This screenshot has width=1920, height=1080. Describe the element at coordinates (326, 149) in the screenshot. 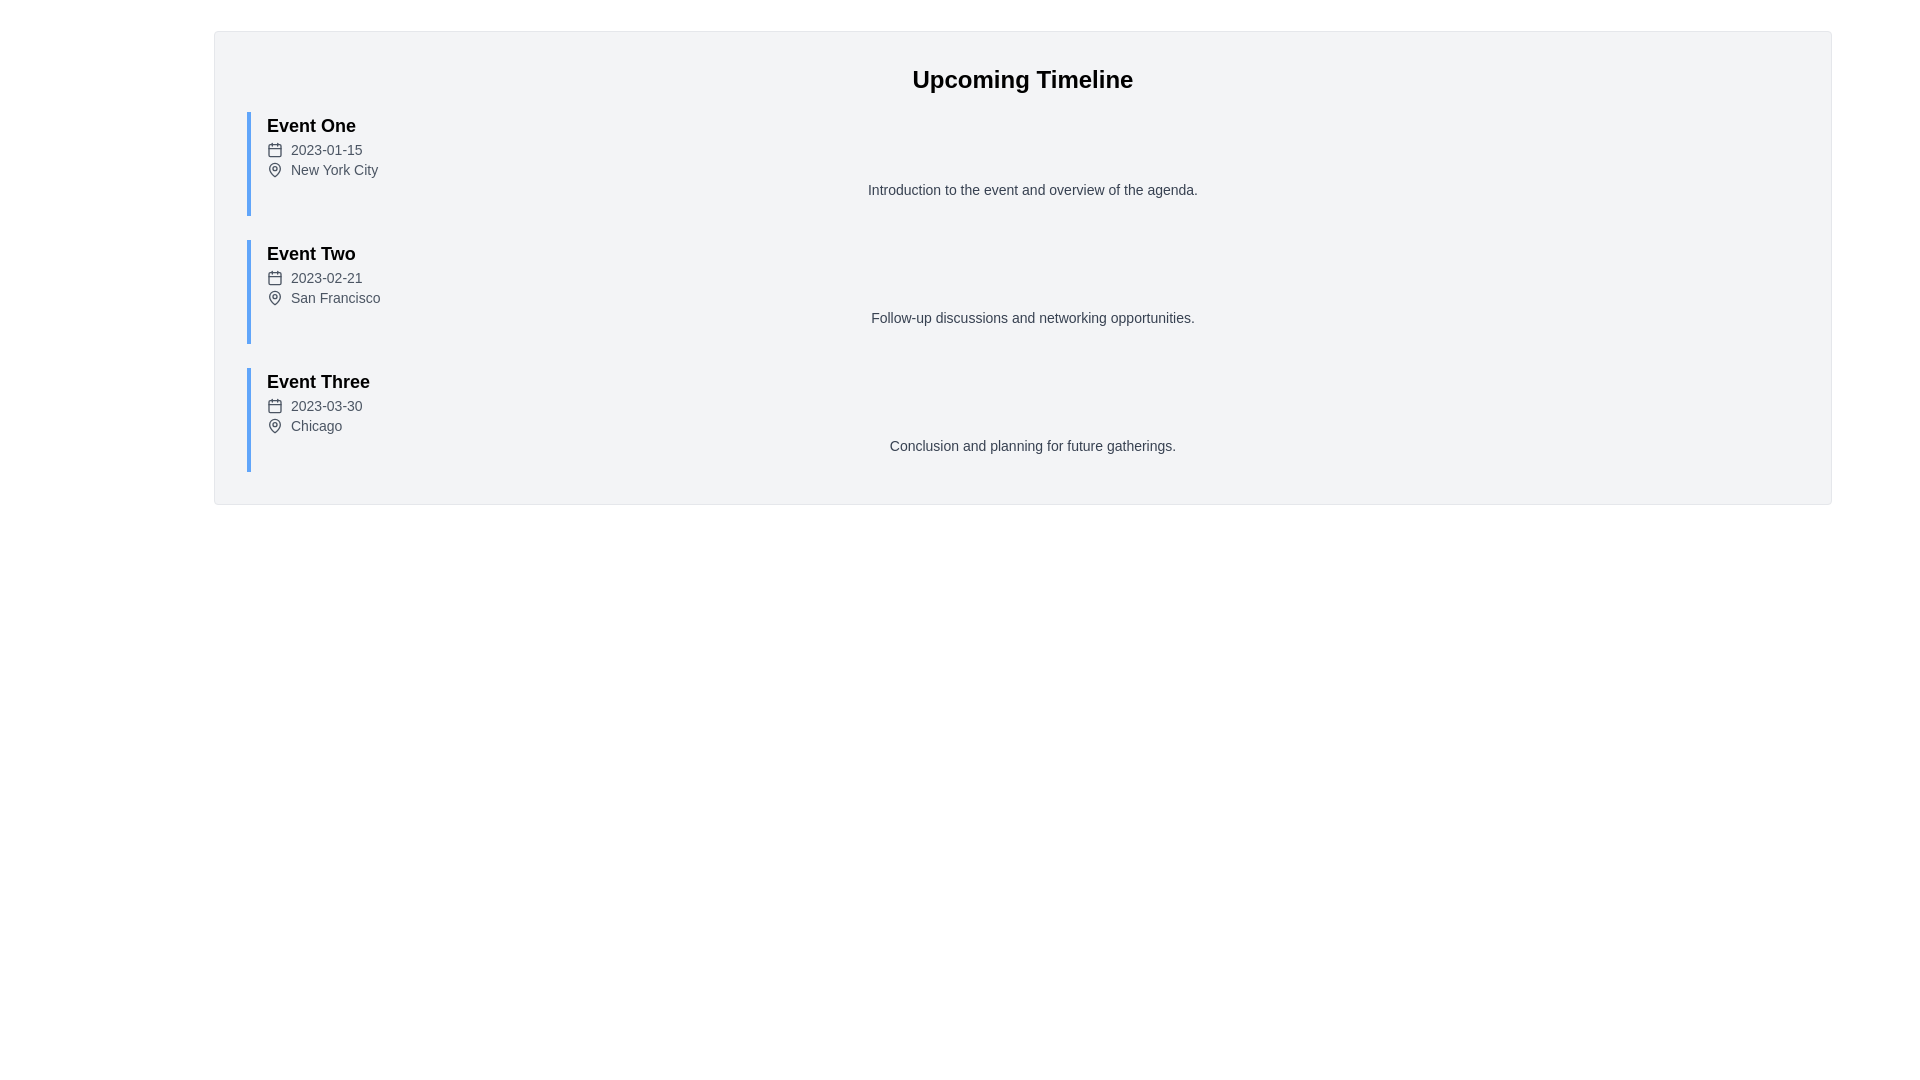

I see `the text label displaying the scheduled date for 'Event One' located next to 'New York City' and aligned with a small calendar icon` at that location.